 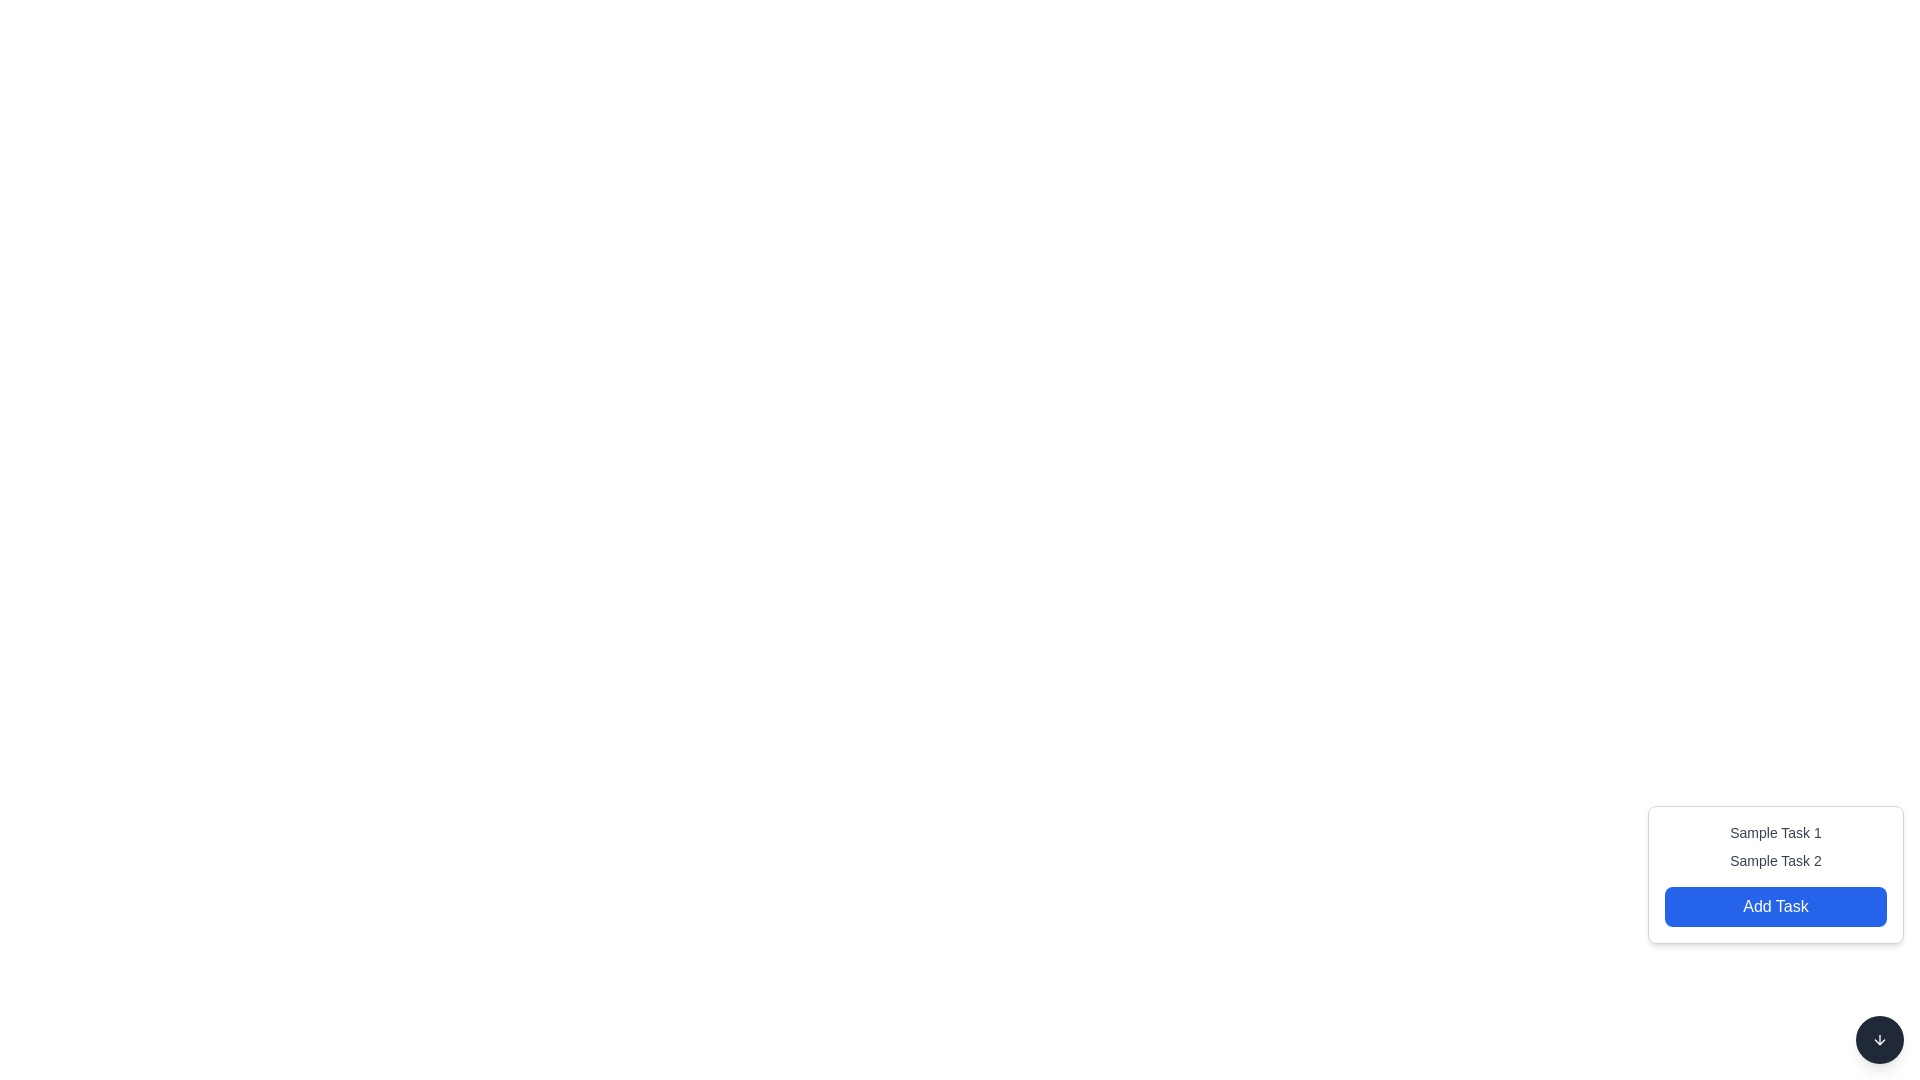 I want to click on the circular button with a dark gray background and a downward arrow icon, so click(x=1879, y=1039).